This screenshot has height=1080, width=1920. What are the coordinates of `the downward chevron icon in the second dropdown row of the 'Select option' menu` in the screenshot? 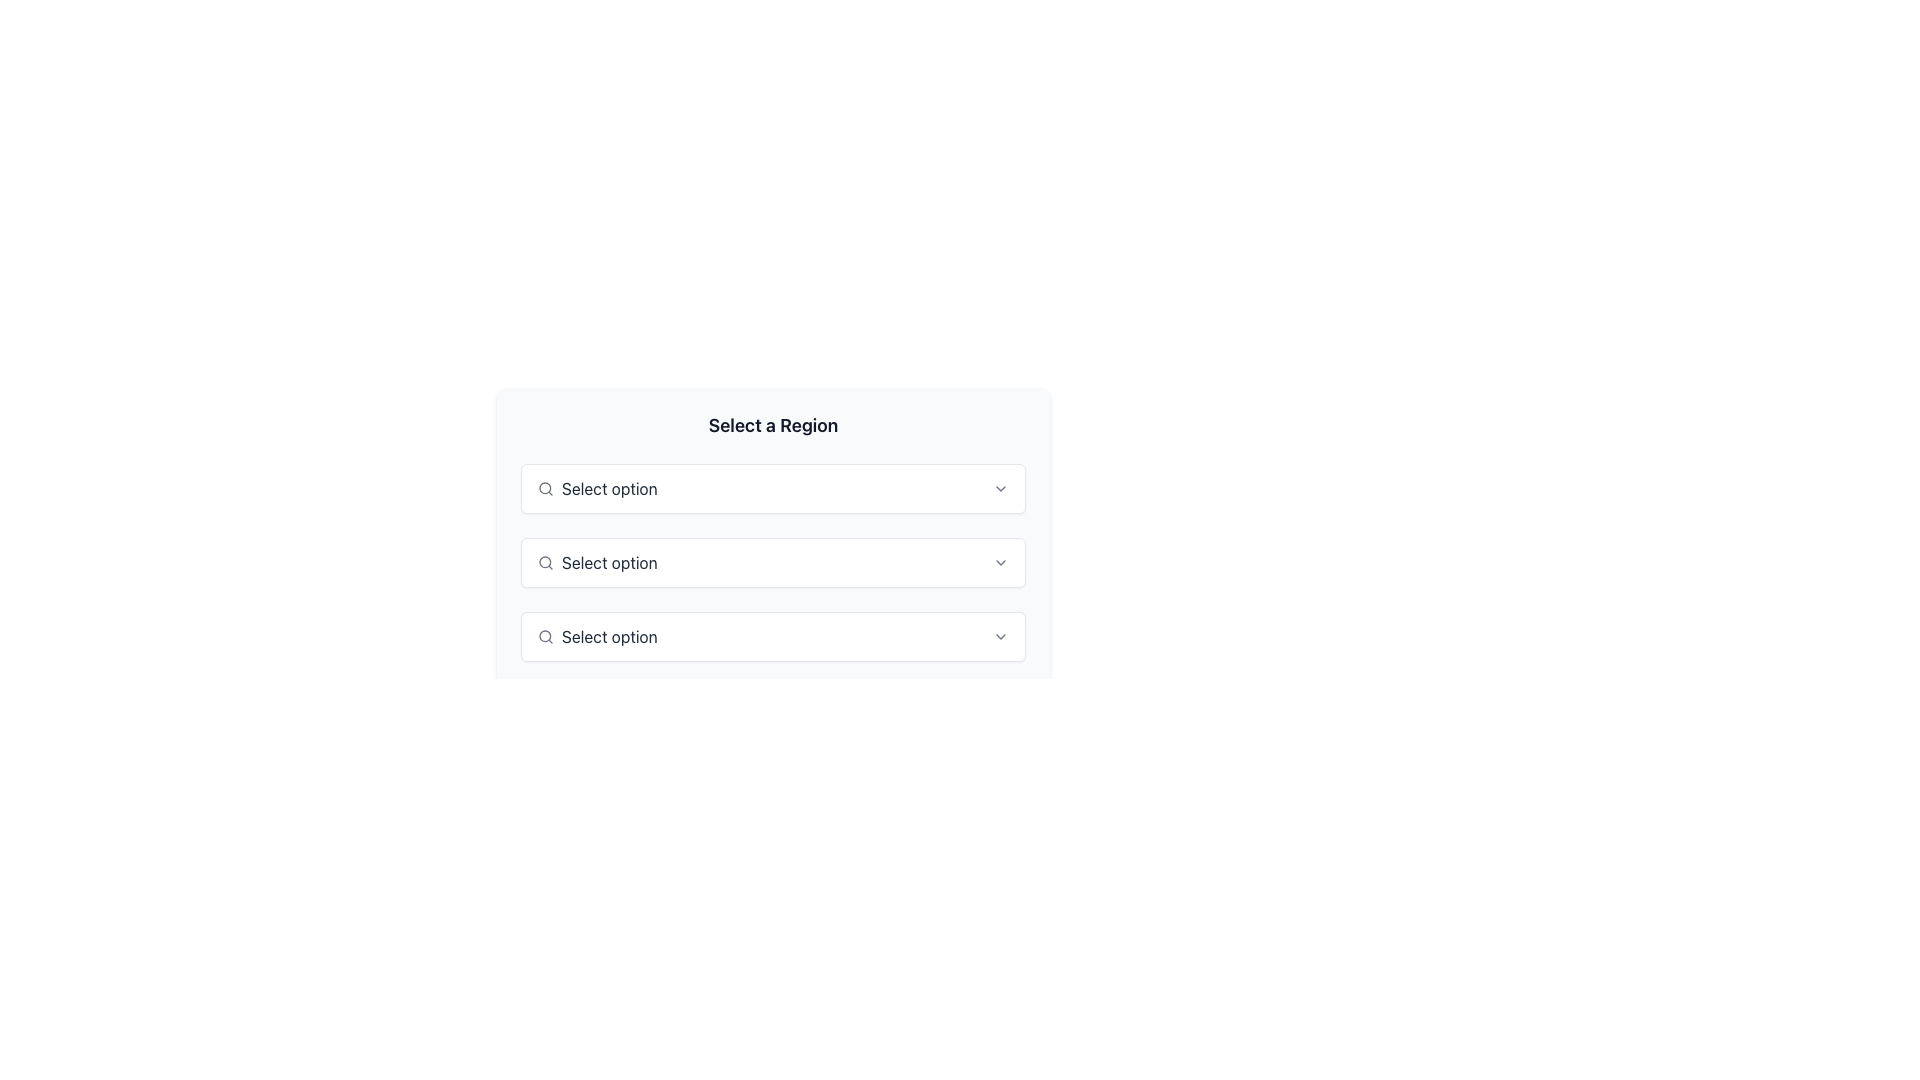 It's located at (1001, 563).